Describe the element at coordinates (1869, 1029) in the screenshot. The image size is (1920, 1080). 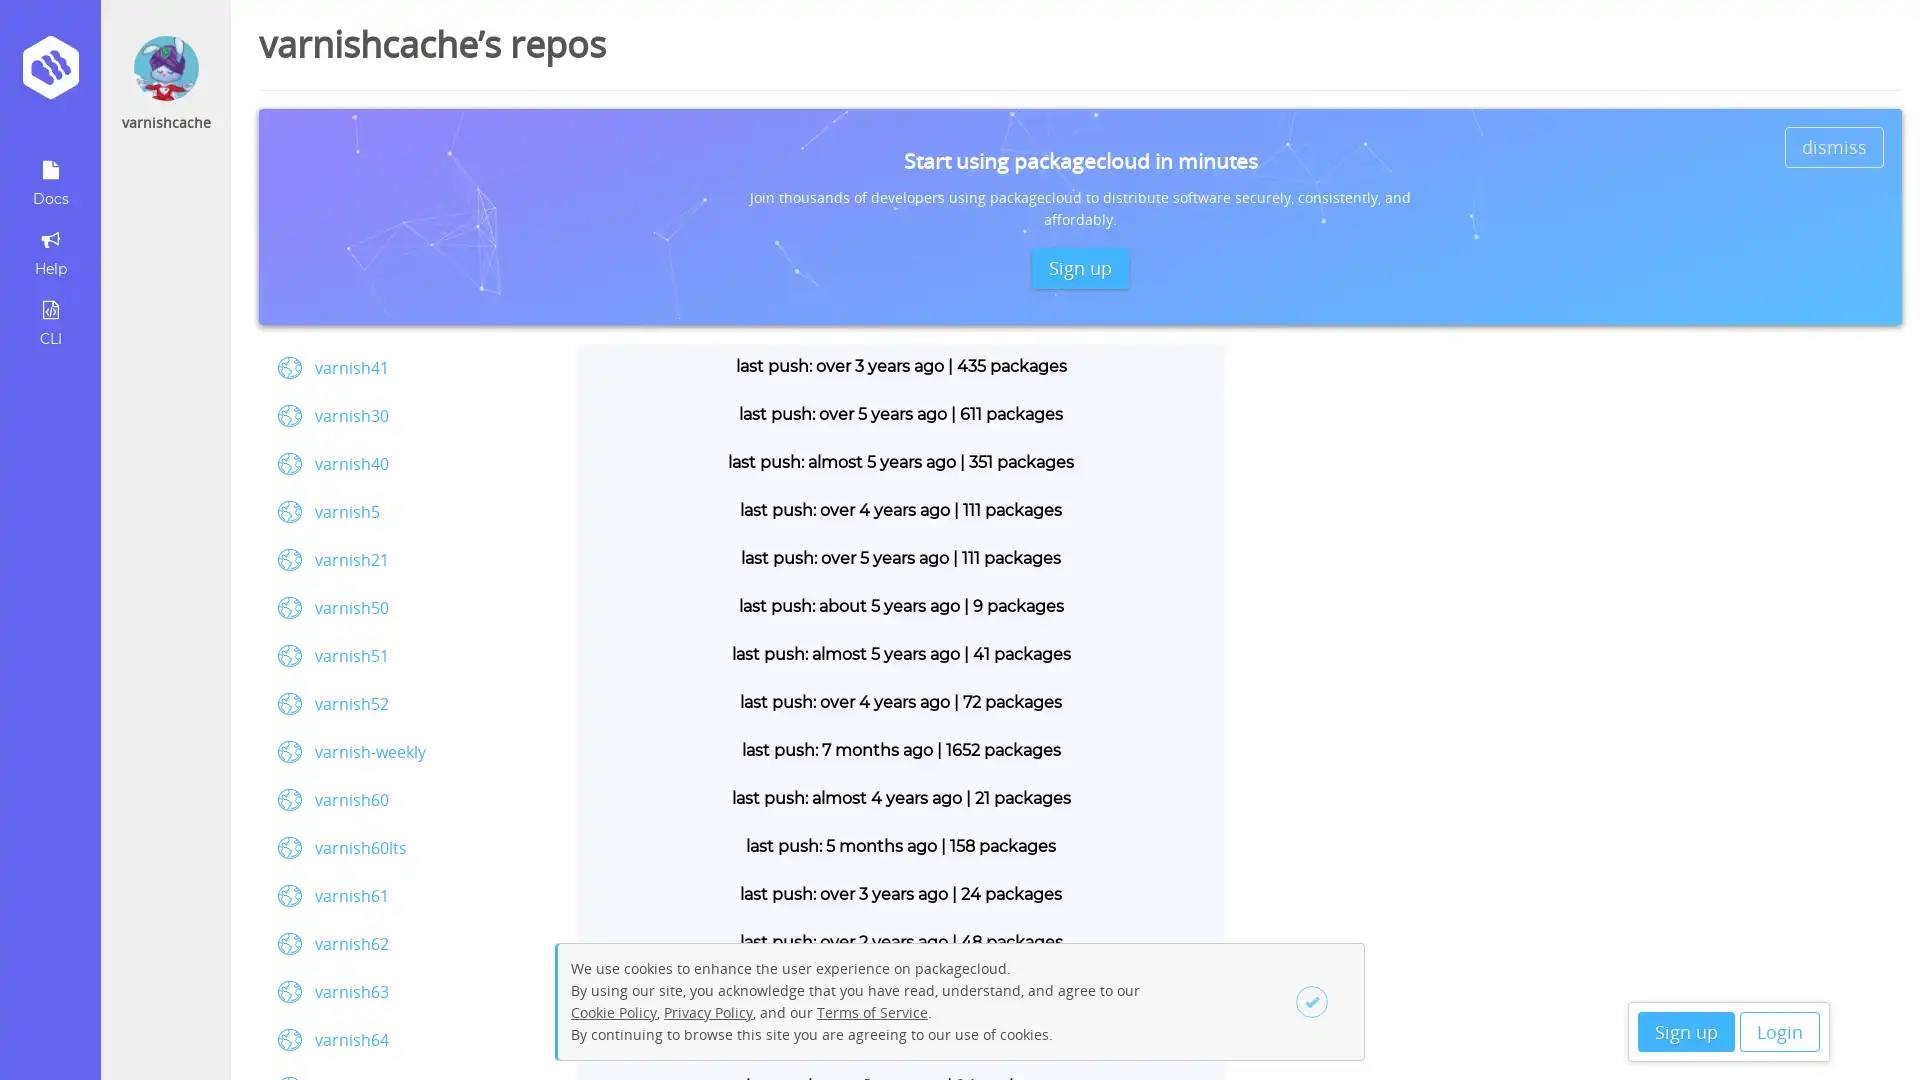
I see `Open Intercom Messenger` at that location.